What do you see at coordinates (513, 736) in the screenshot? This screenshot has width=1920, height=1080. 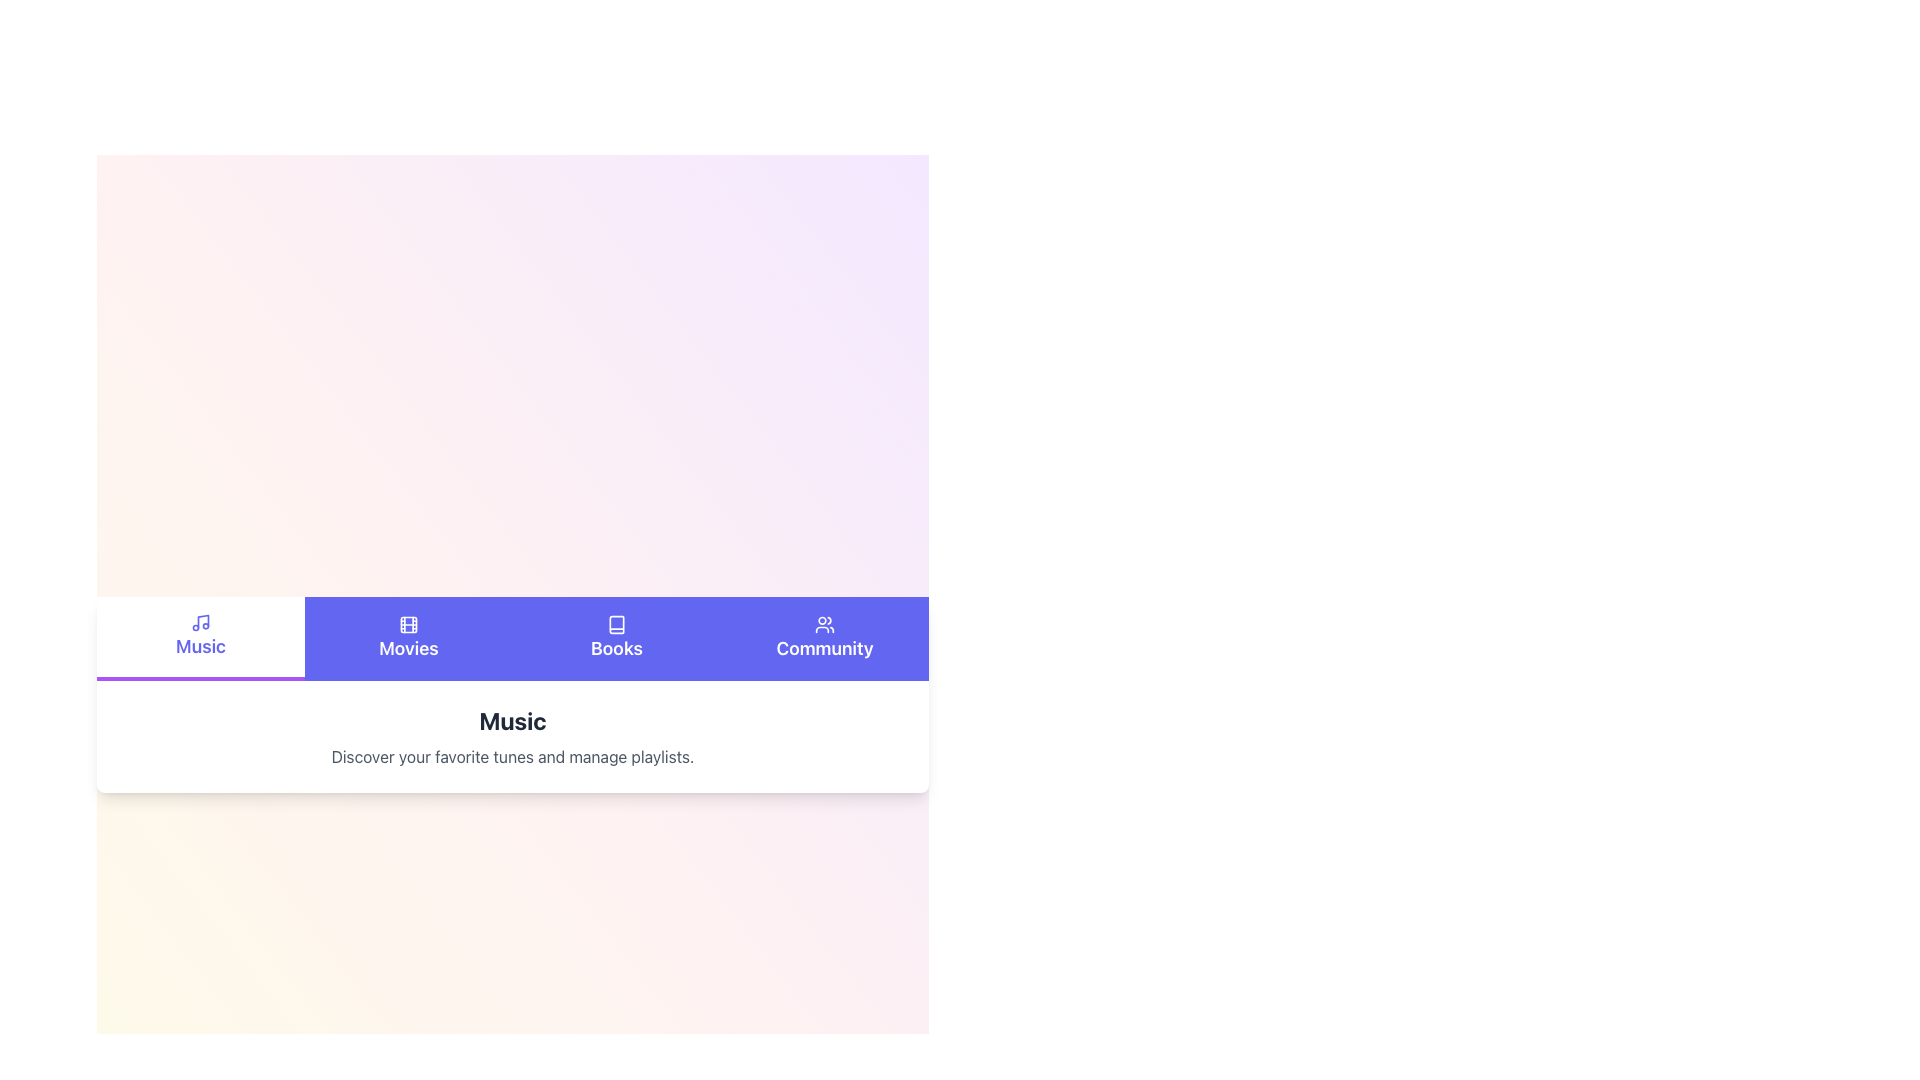 I see `text-based informational banner located below the navigation bar, which describes the features of the 'Music' section` at bounding box center [513, 736].